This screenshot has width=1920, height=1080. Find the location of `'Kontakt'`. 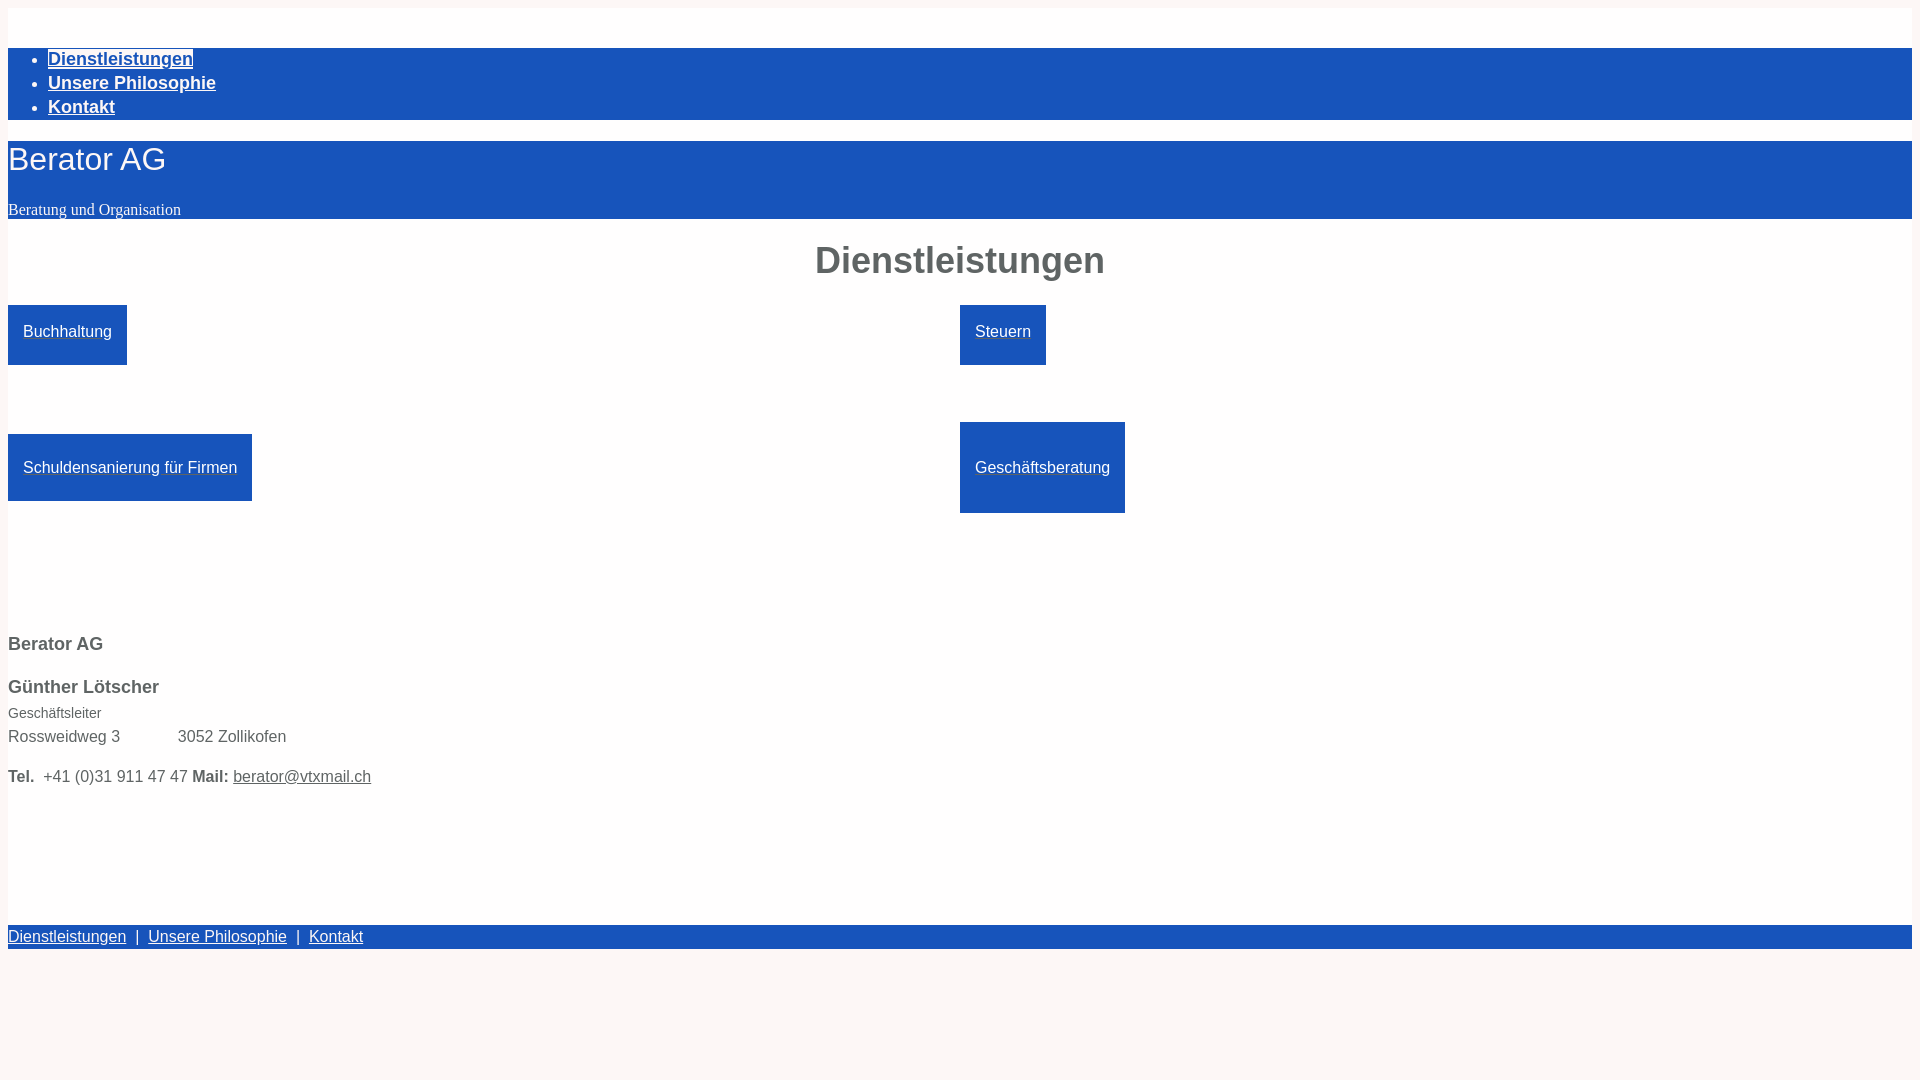

'Kontakt' is located at coordinates (307, 936).